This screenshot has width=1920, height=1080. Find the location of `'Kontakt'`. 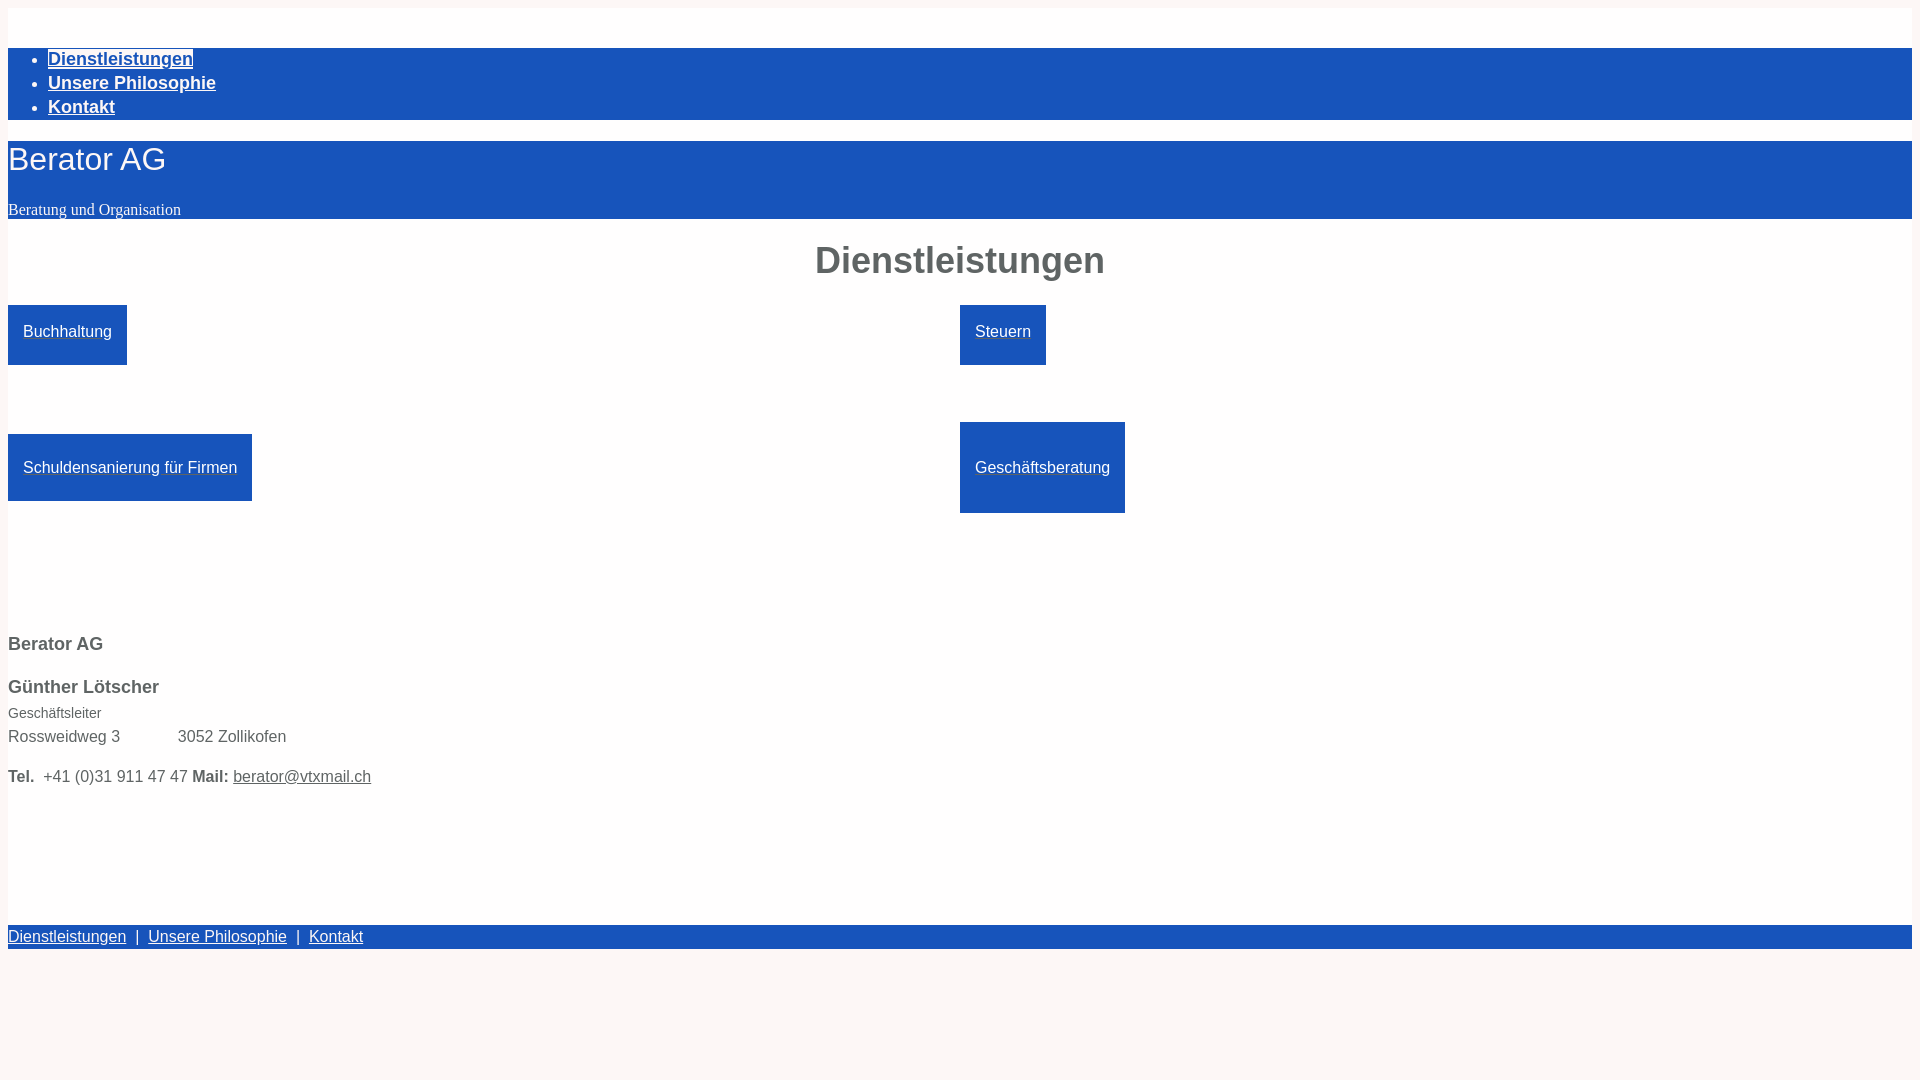

'Kontakt' is located at coordinates (307, 936).